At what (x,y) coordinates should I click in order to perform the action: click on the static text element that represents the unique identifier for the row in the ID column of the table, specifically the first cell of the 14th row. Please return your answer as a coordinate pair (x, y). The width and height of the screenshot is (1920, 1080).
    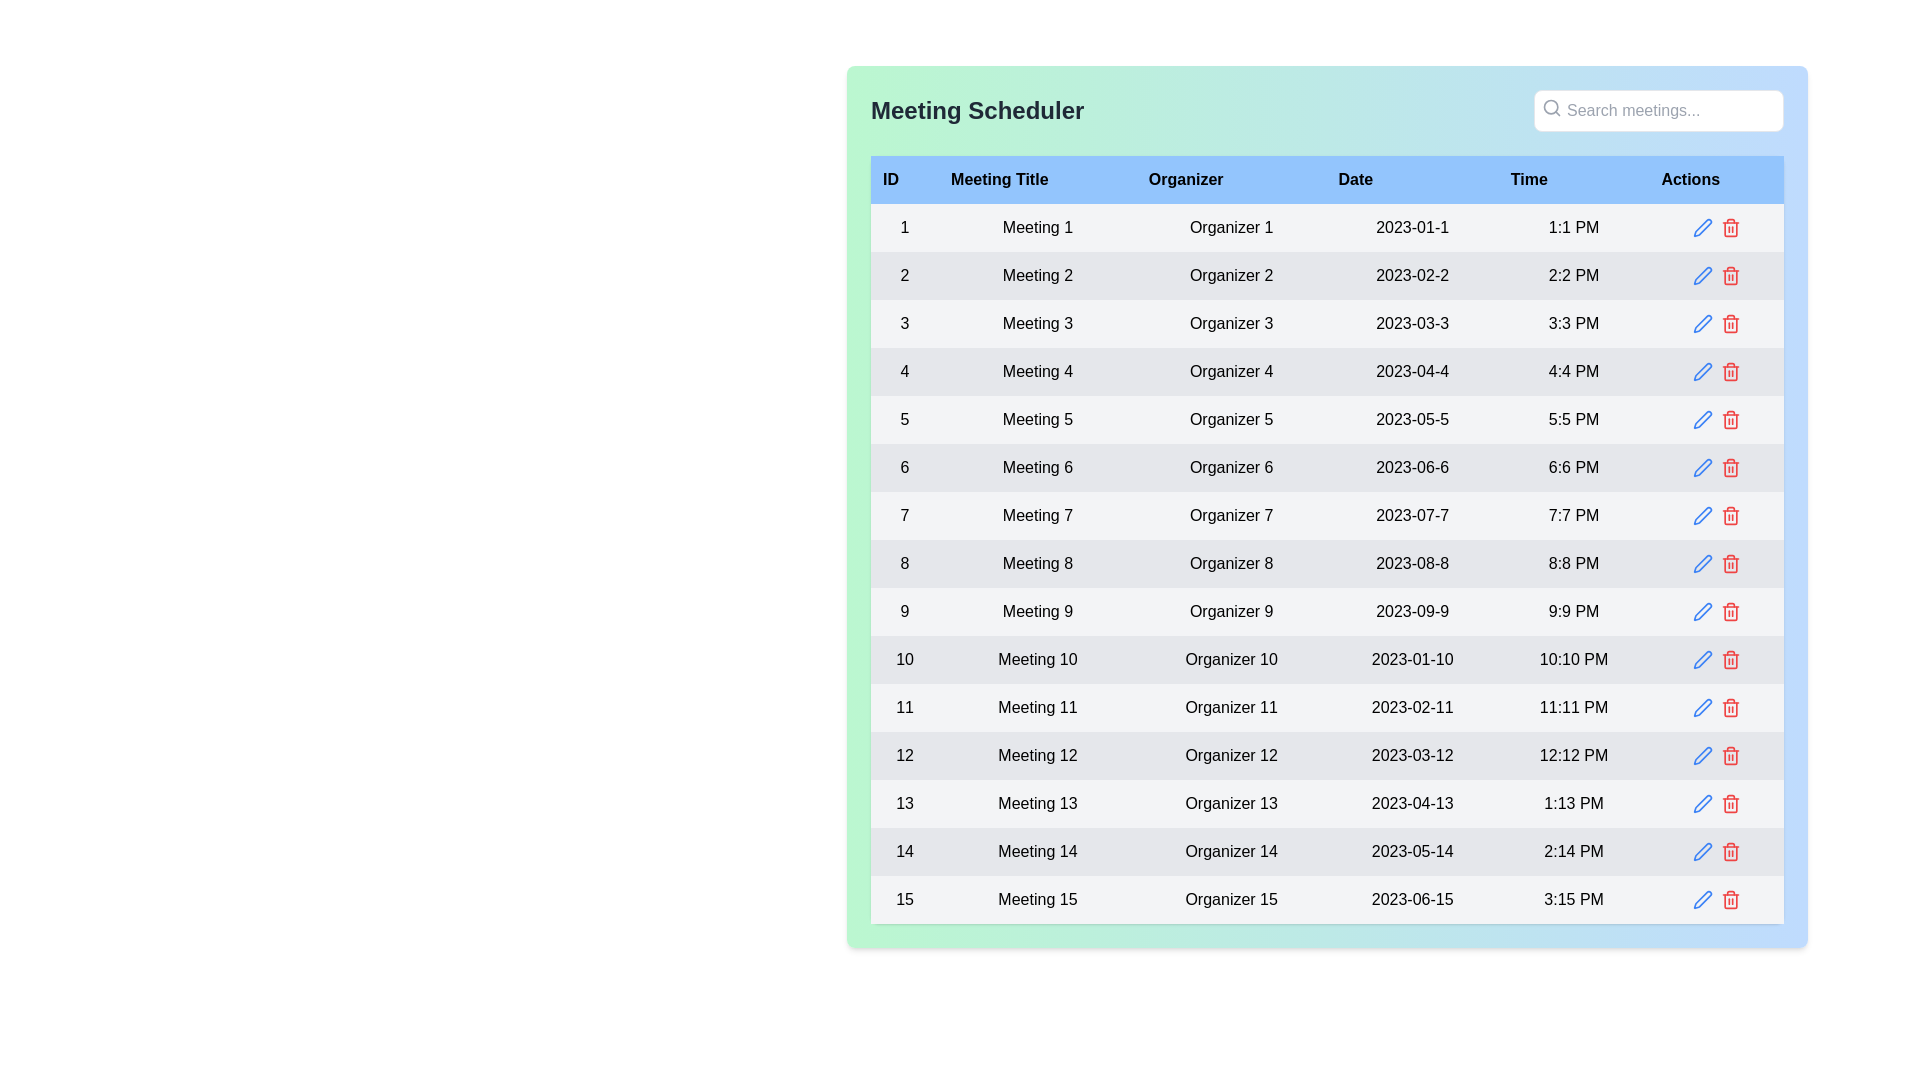
    Looking at the image, I should click on (904, 852).